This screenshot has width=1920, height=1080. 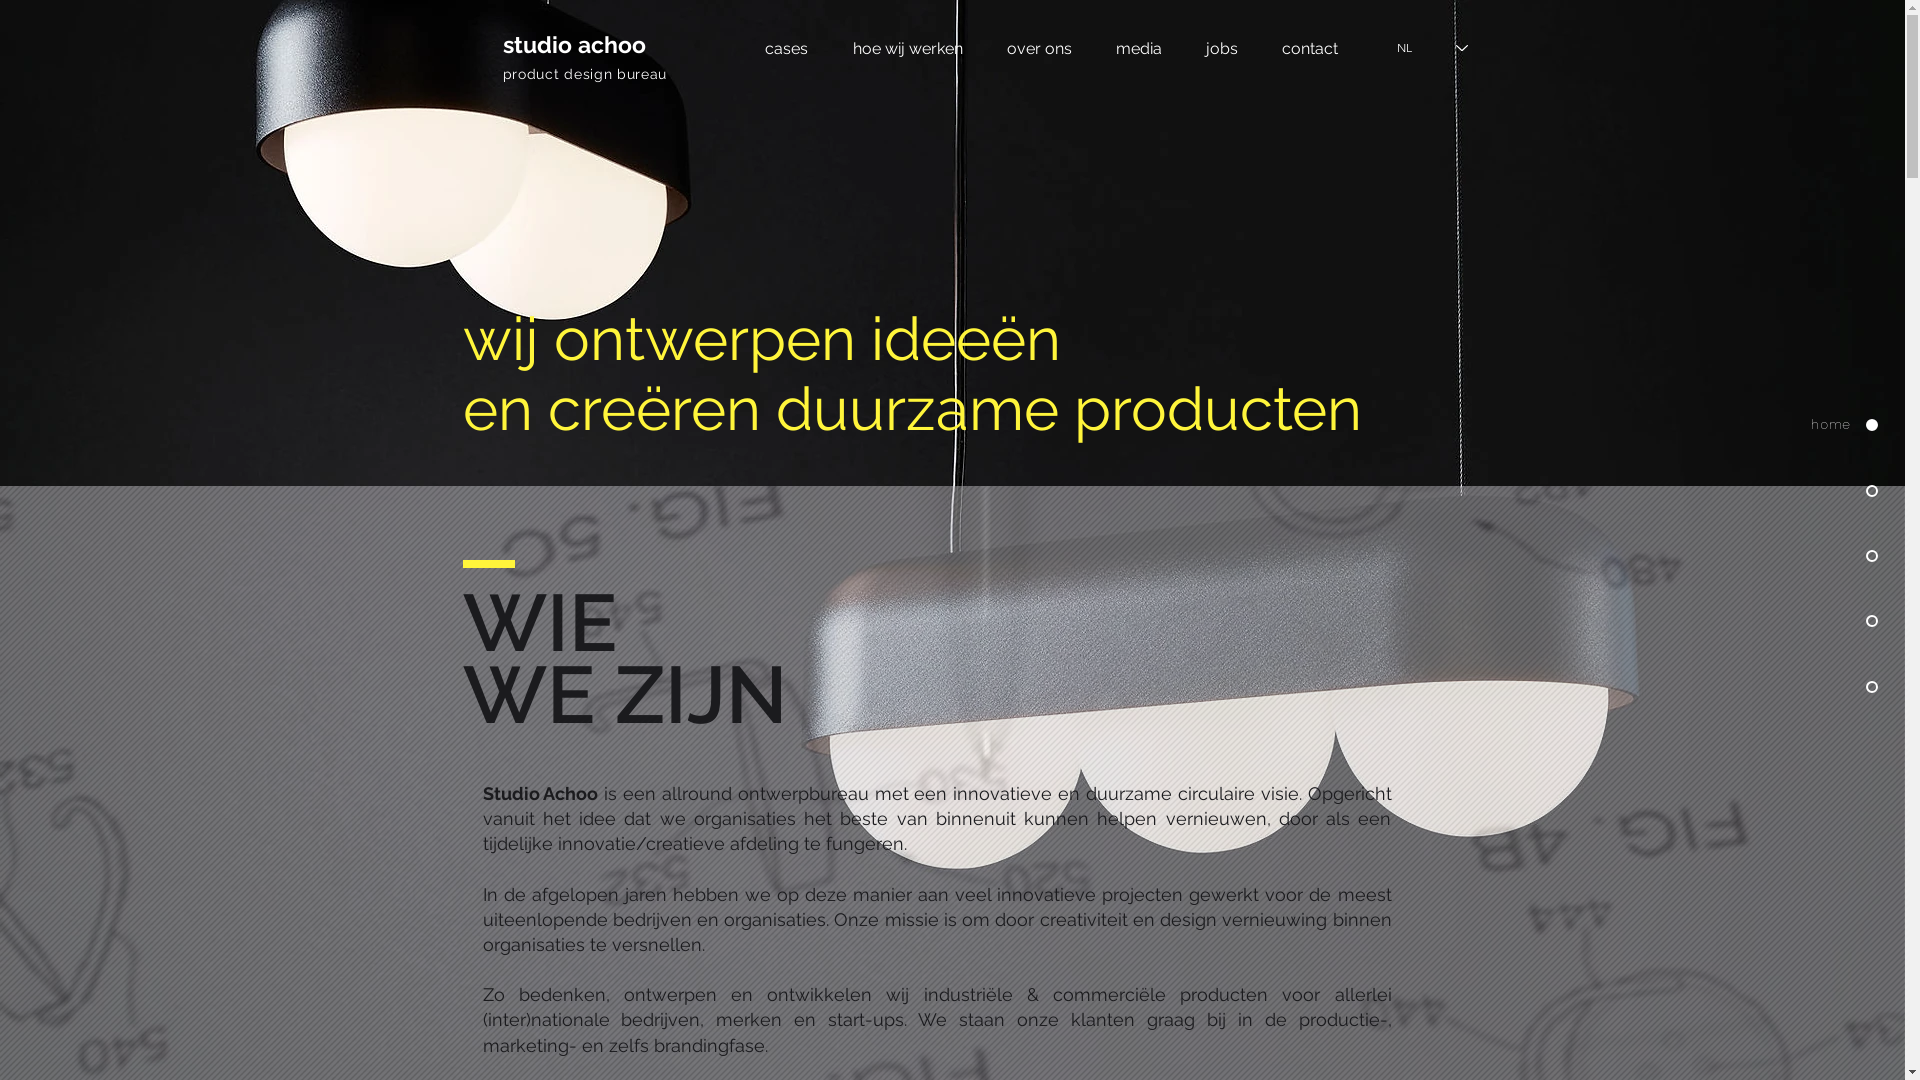 I want to click on 'jobs', so click(x=1221, y=47).